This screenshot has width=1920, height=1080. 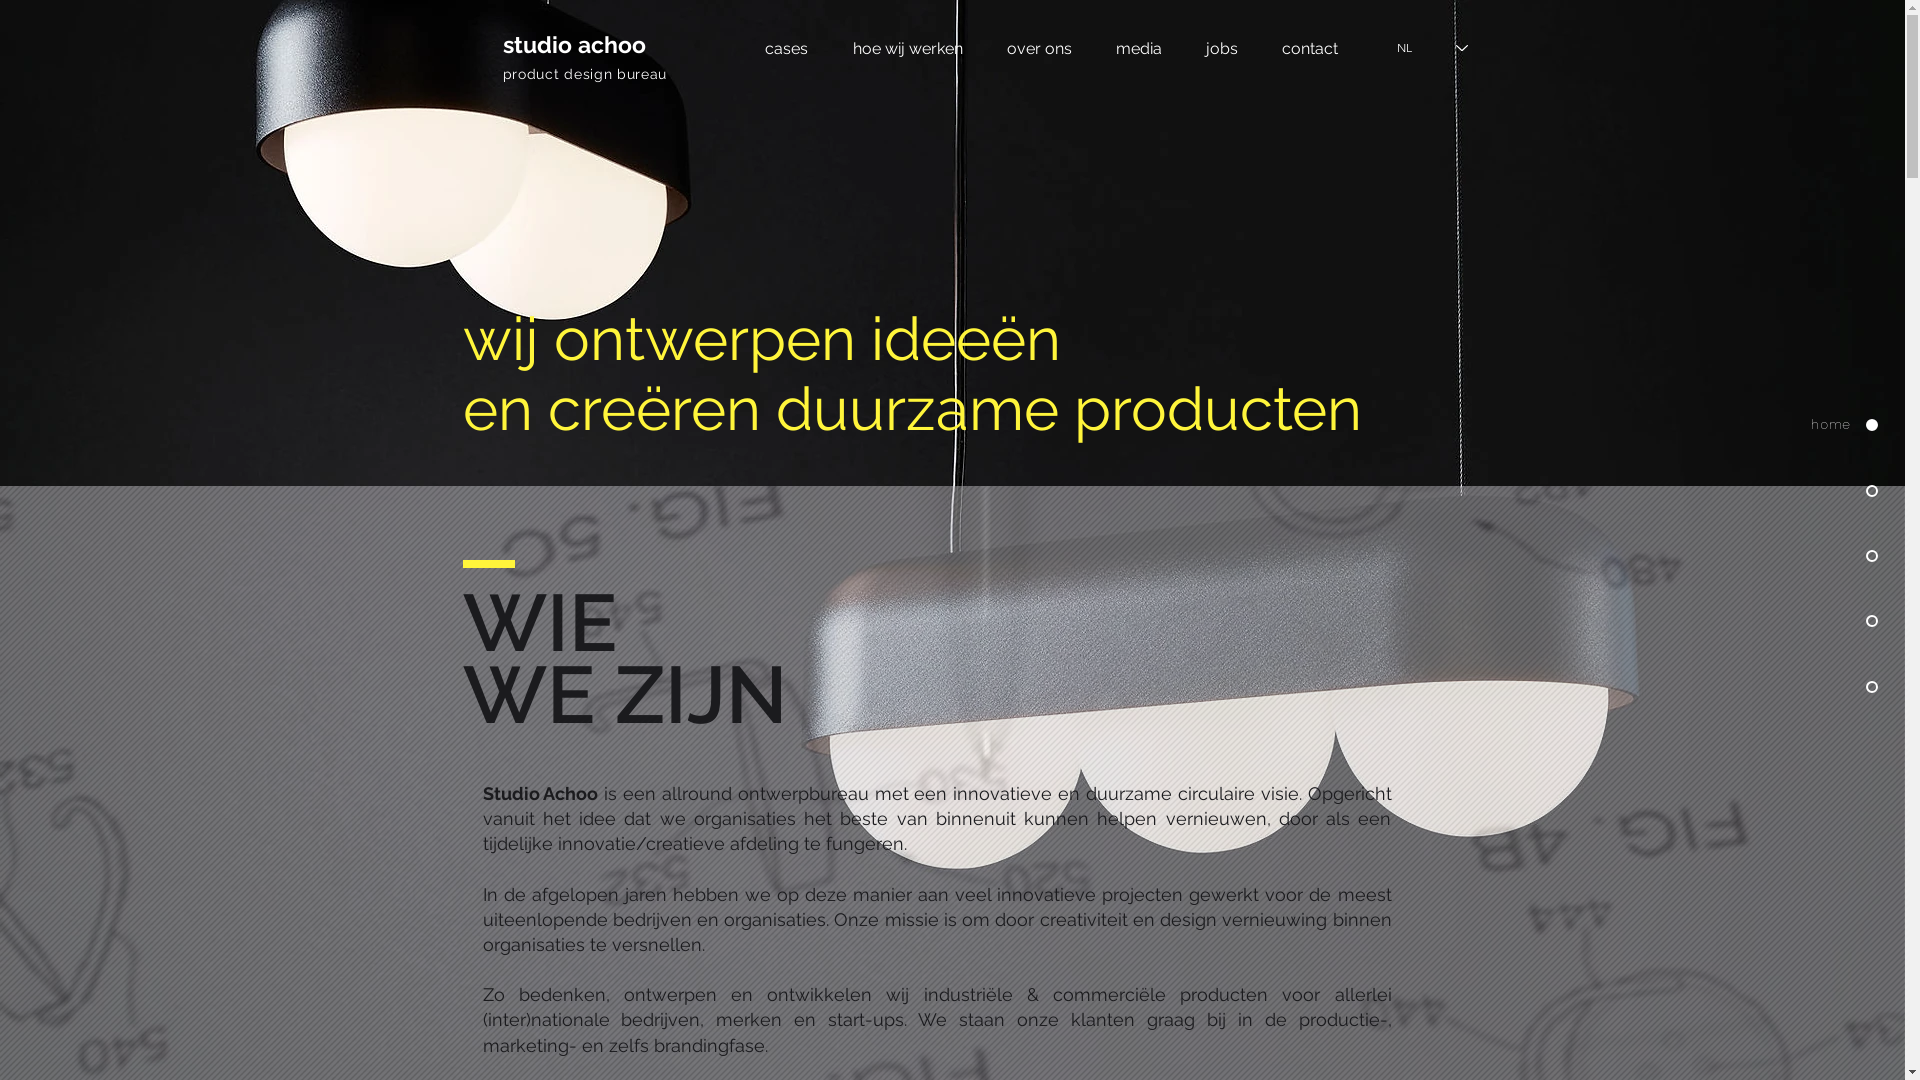 I want to click on 'jobs', so click(x=1221, y=47).